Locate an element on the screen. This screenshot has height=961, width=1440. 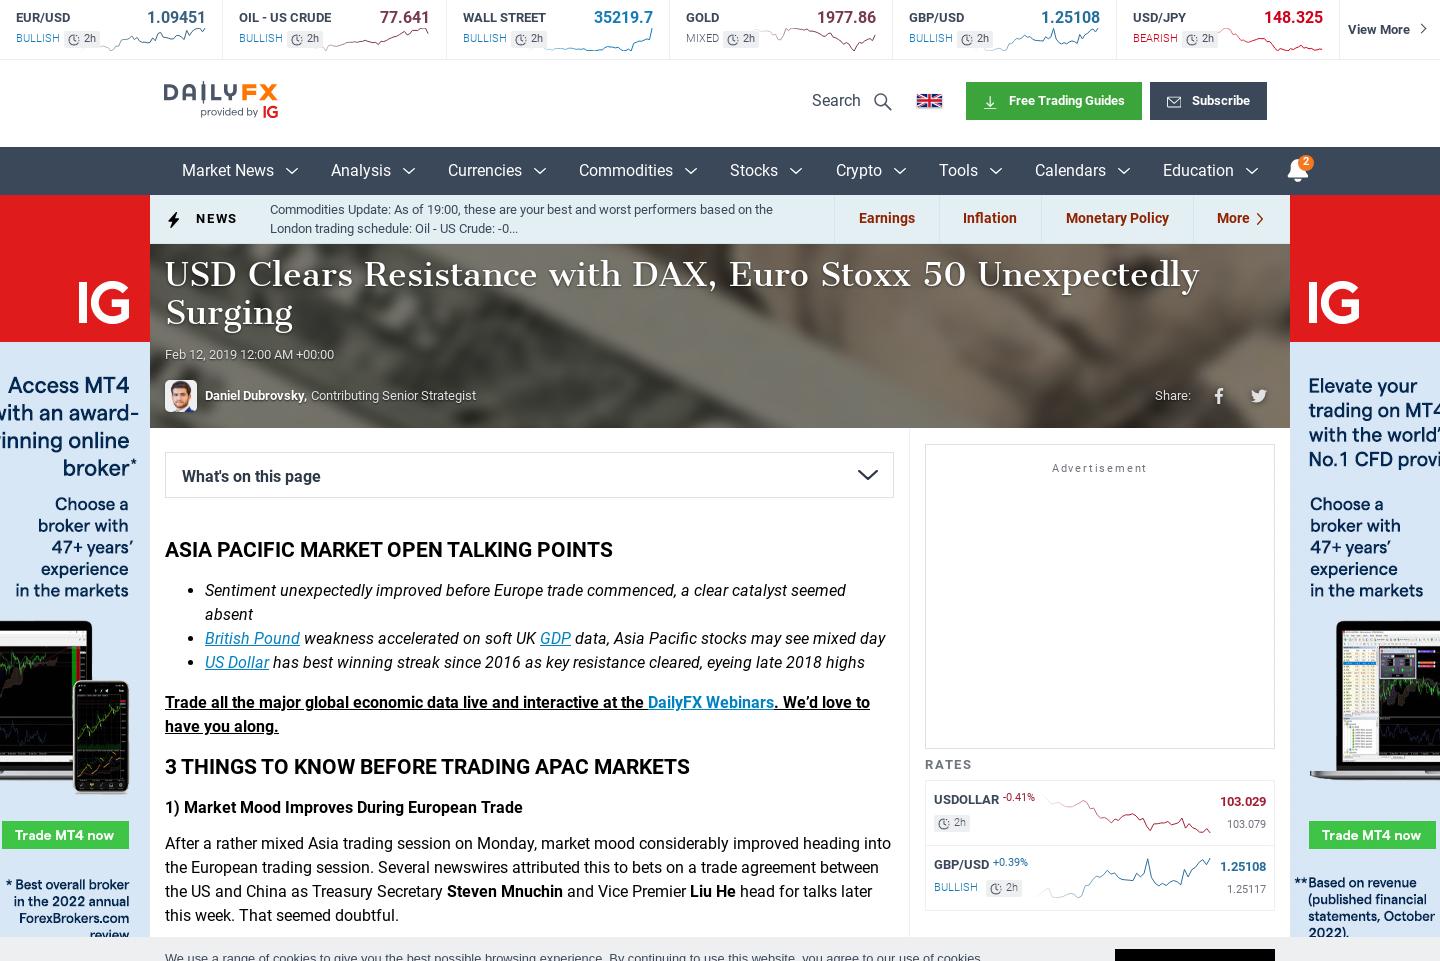
'Free Trading Guides' is located at coordinates (1066, 100).